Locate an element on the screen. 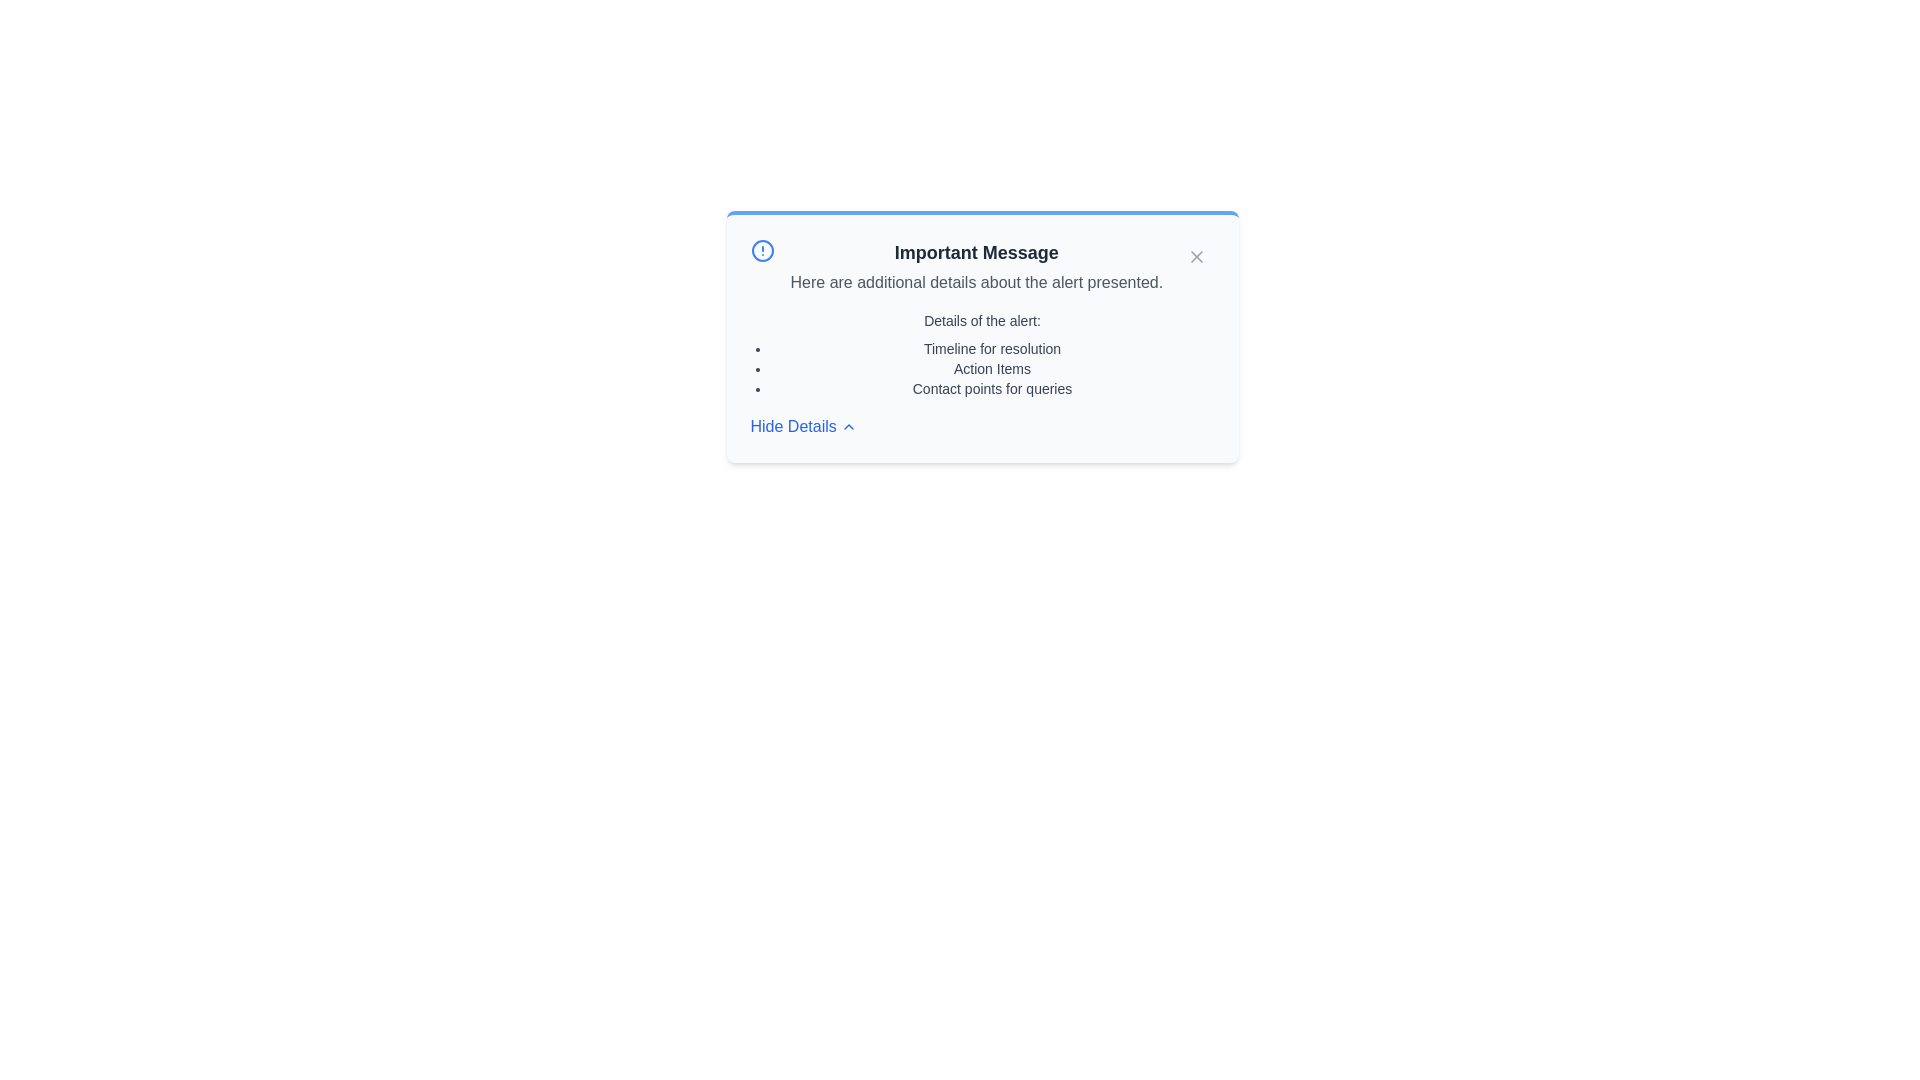 The width and height of the screenshot is (1920, 1080). the 'Action Items' text label located in the popup under the heading 'Important Message', which is the second item in a list of three elements is located at coordinates (992, 369).